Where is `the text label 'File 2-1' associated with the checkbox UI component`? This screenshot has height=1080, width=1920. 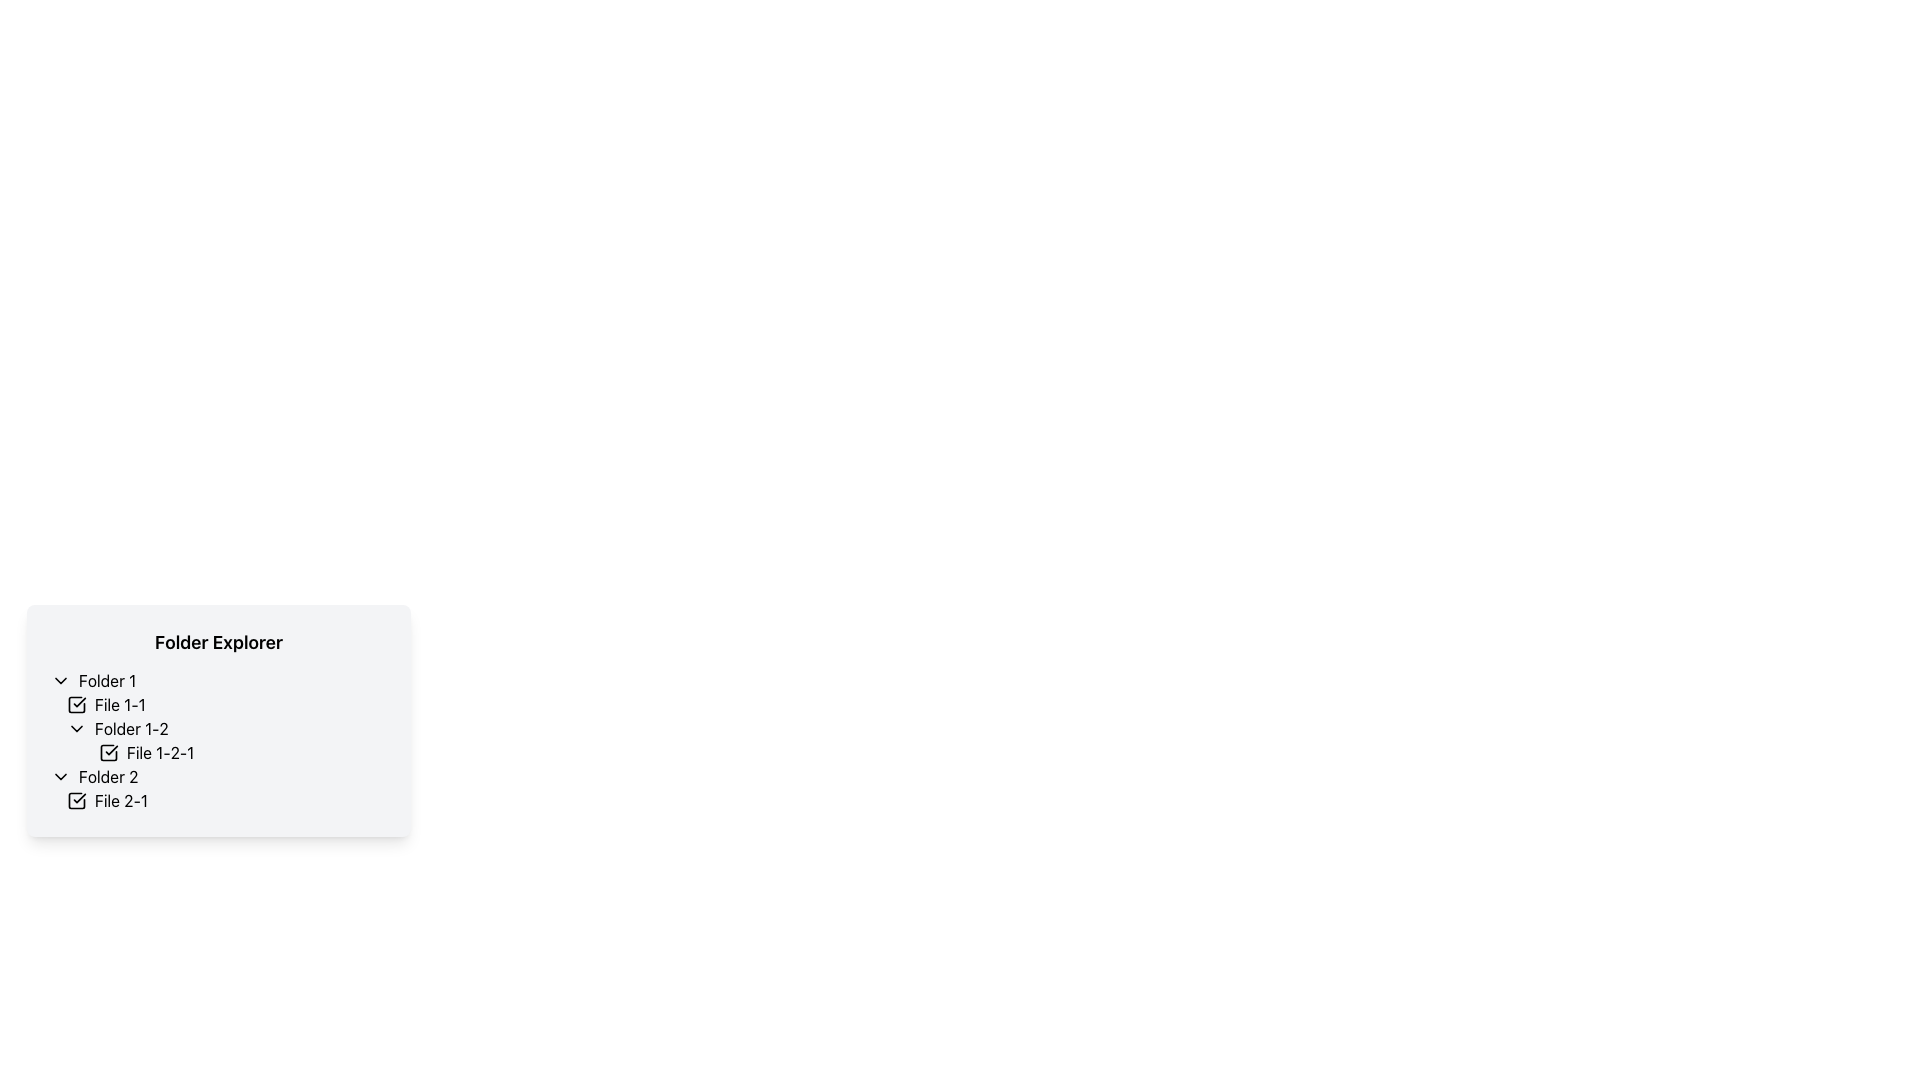
the text label 'File 2-1' associated with the checkbox UI component is located at coordinates (120, 800).